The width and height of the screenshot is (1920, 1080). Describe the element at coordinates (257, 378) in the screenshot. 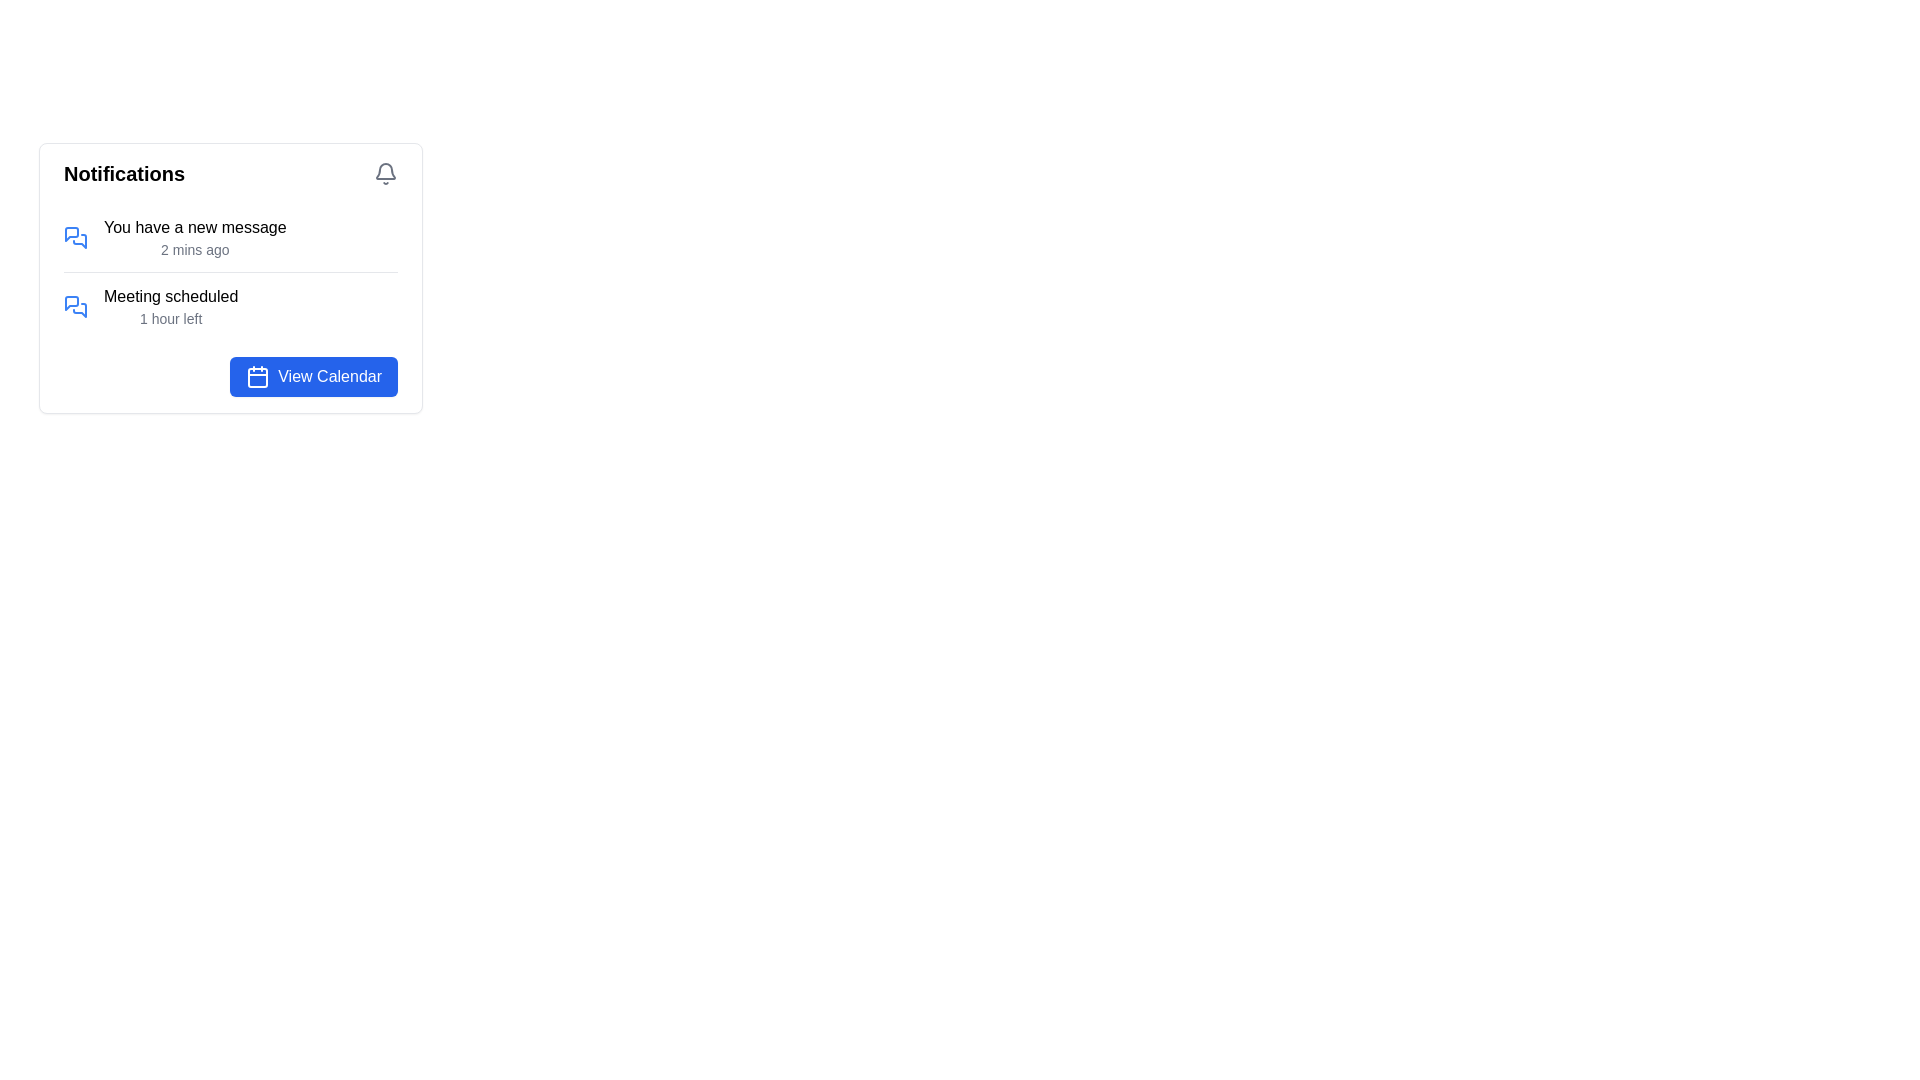

I see `the calendar icon located within the 'View Calendar' button at the bottom-right of the notification panel` at that location.